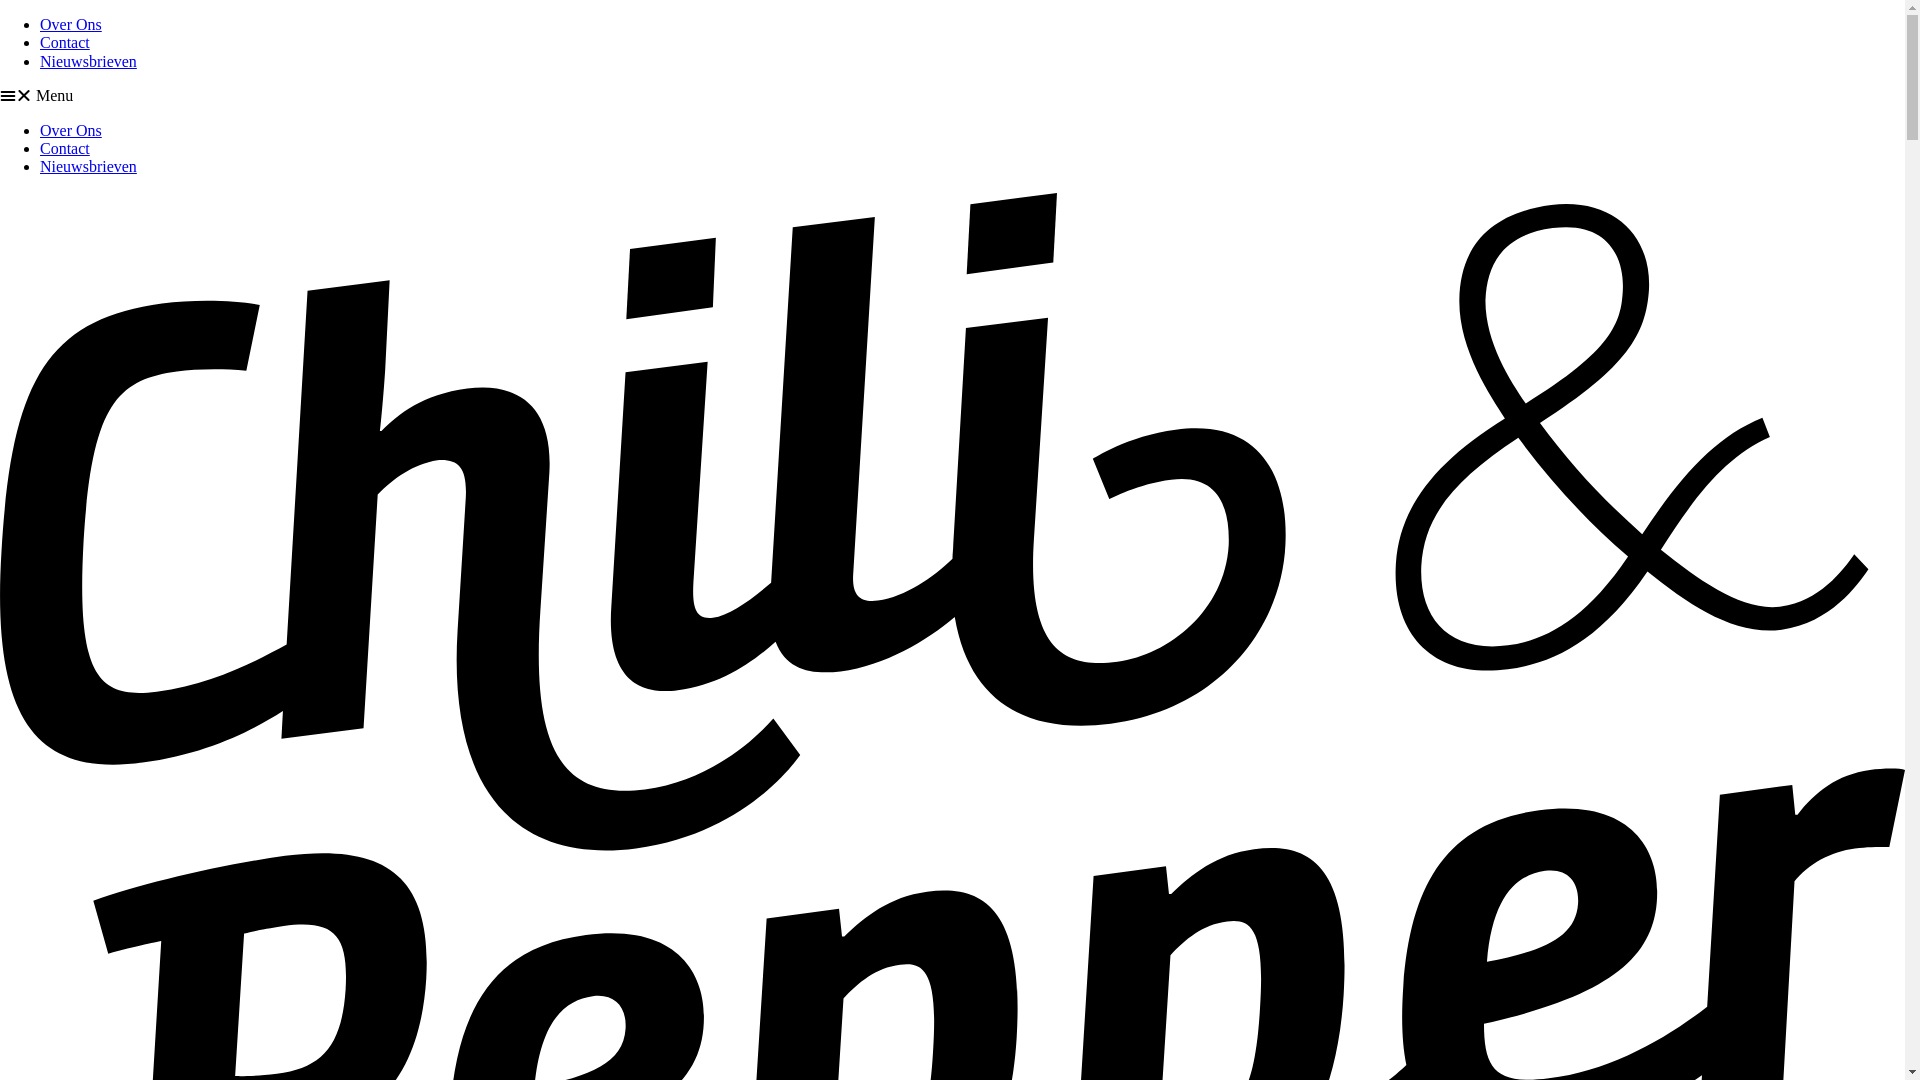 The width and height of the screenshot is (1920, 1080). I want to click on 'Contact', so click(65, 42).